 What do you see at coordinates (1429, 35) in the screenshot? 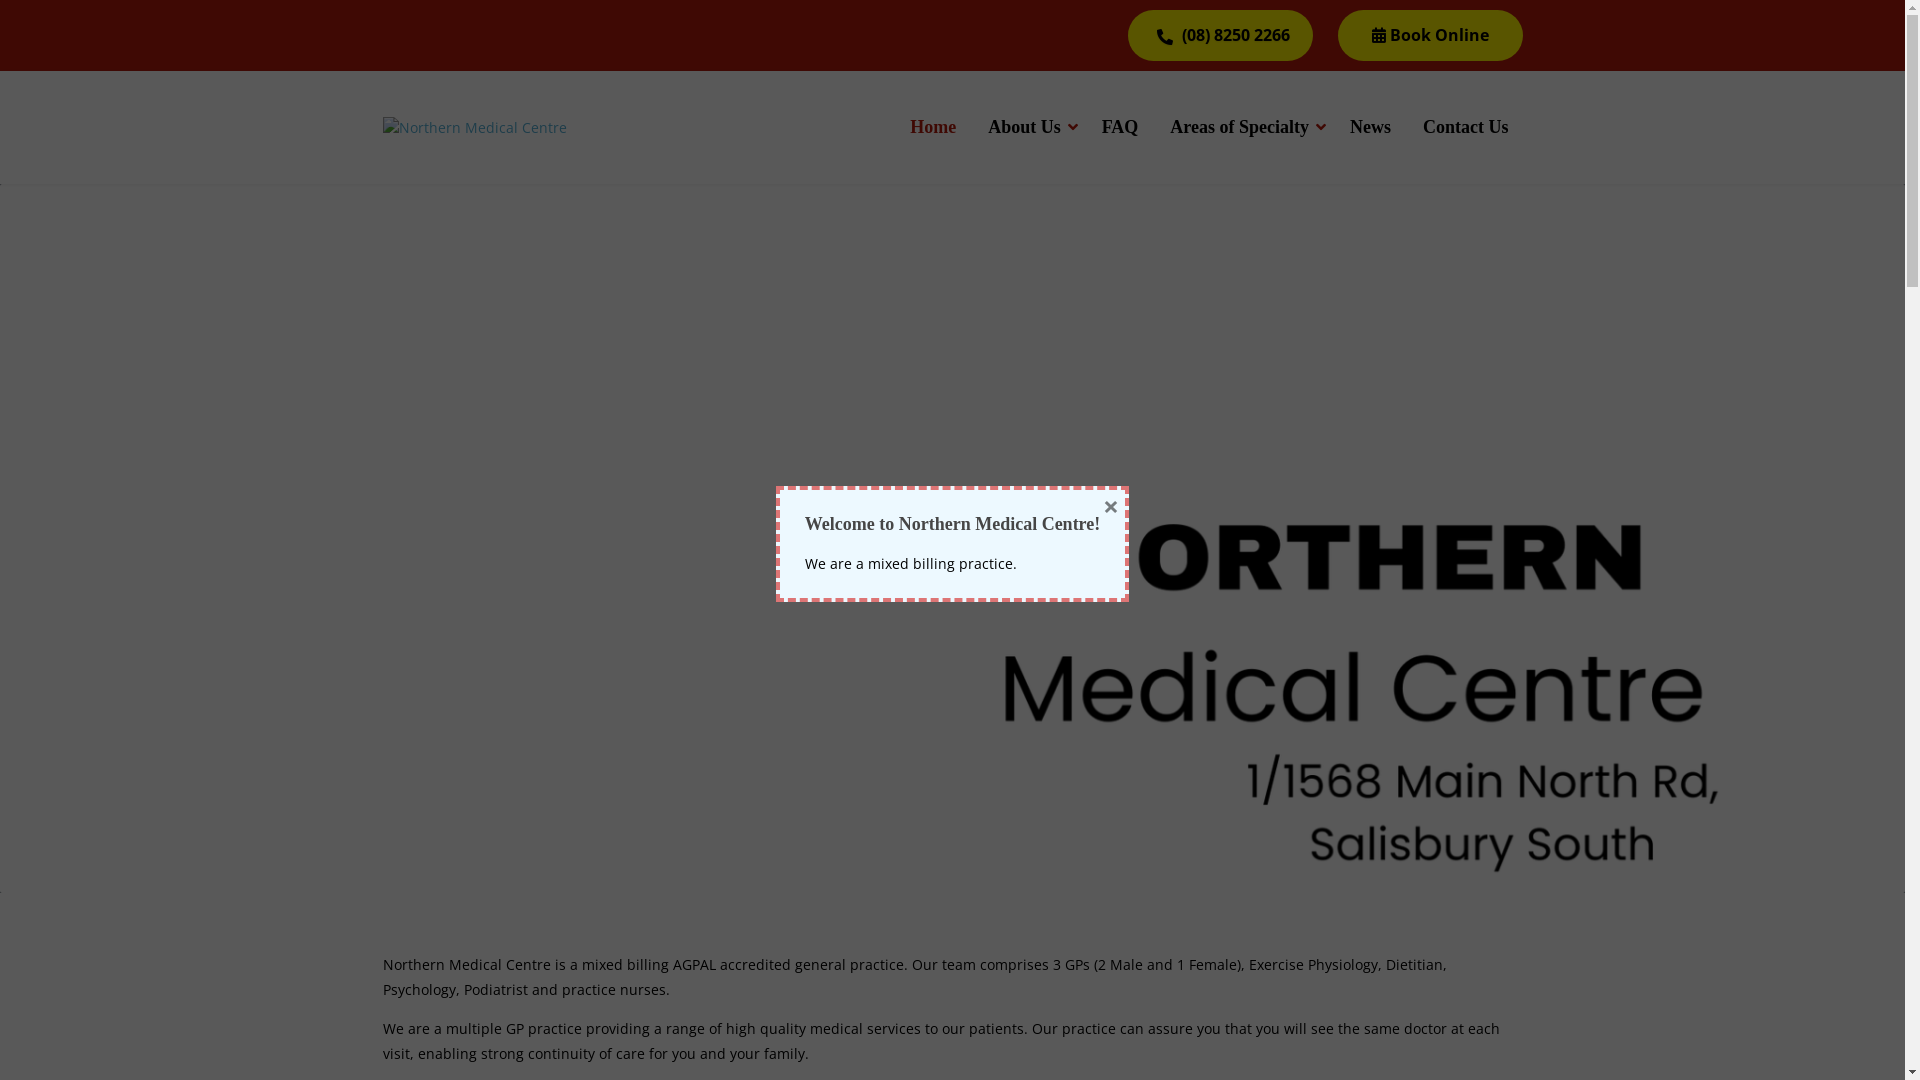
I see `'Book Online'` at bounding box center [1429, 35].